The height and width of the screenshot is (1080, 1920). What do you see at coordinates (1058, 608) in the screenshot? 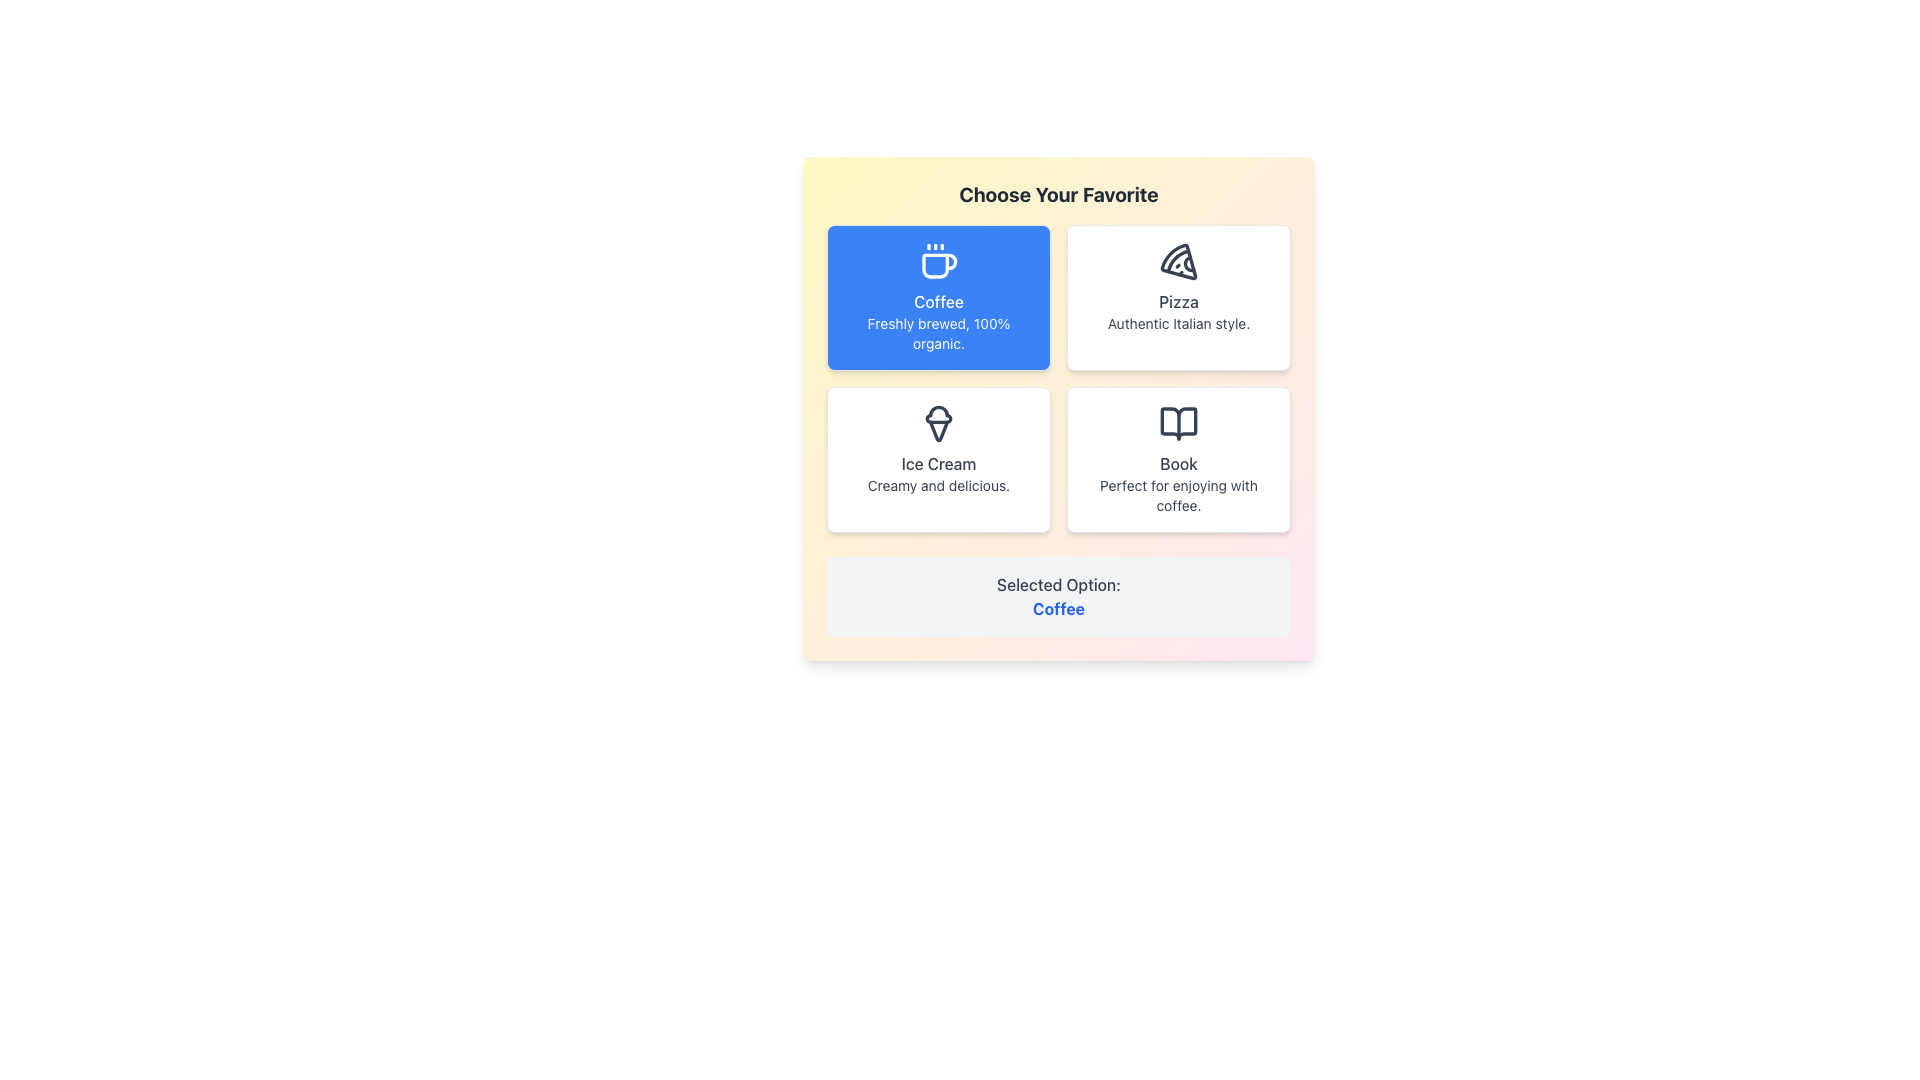
I see `the static text label displaying 'Coffee', which is located at the bottom center of the layout, specifically as the second line of text following 'Selected Option:'` at bounding box center [1058, 608].